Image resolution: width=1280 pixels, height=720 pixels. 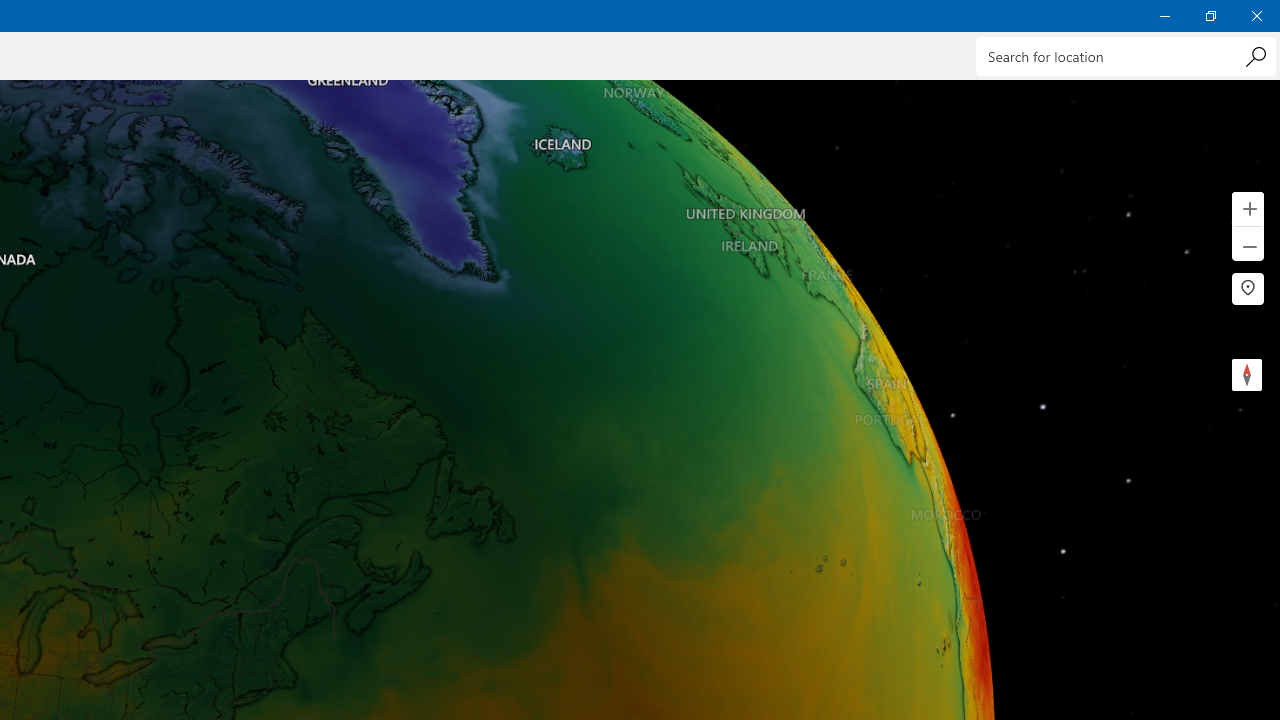 What do you see at coordinates (1125, 55) in the screenshot?
I see `'Search for location'` at bounding box center [1125, 55].